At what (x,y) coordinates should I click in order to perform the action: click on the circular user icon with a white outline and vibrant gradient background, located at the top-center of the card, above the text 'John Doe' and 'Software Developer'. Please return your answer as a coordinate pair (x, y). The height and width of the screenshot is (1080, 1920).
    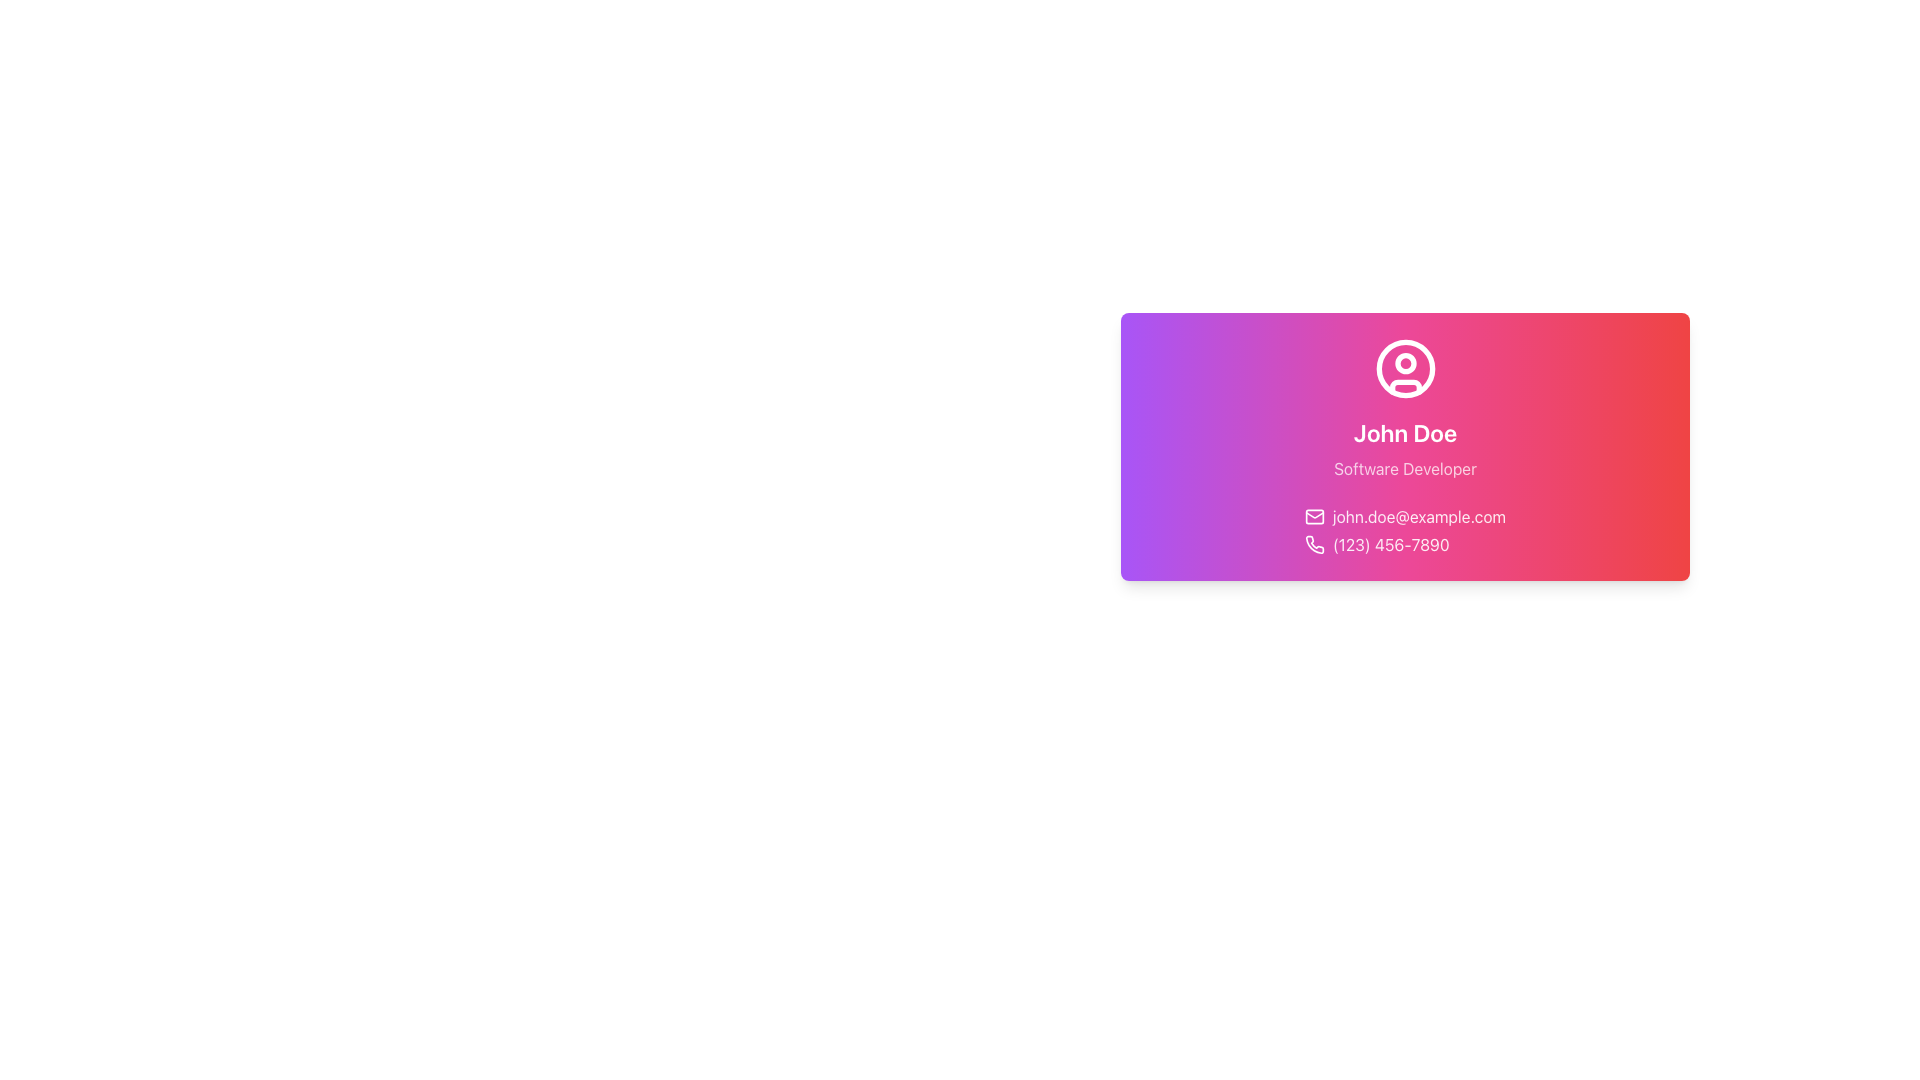
    Looking at the image, I should click on (1404, 369).